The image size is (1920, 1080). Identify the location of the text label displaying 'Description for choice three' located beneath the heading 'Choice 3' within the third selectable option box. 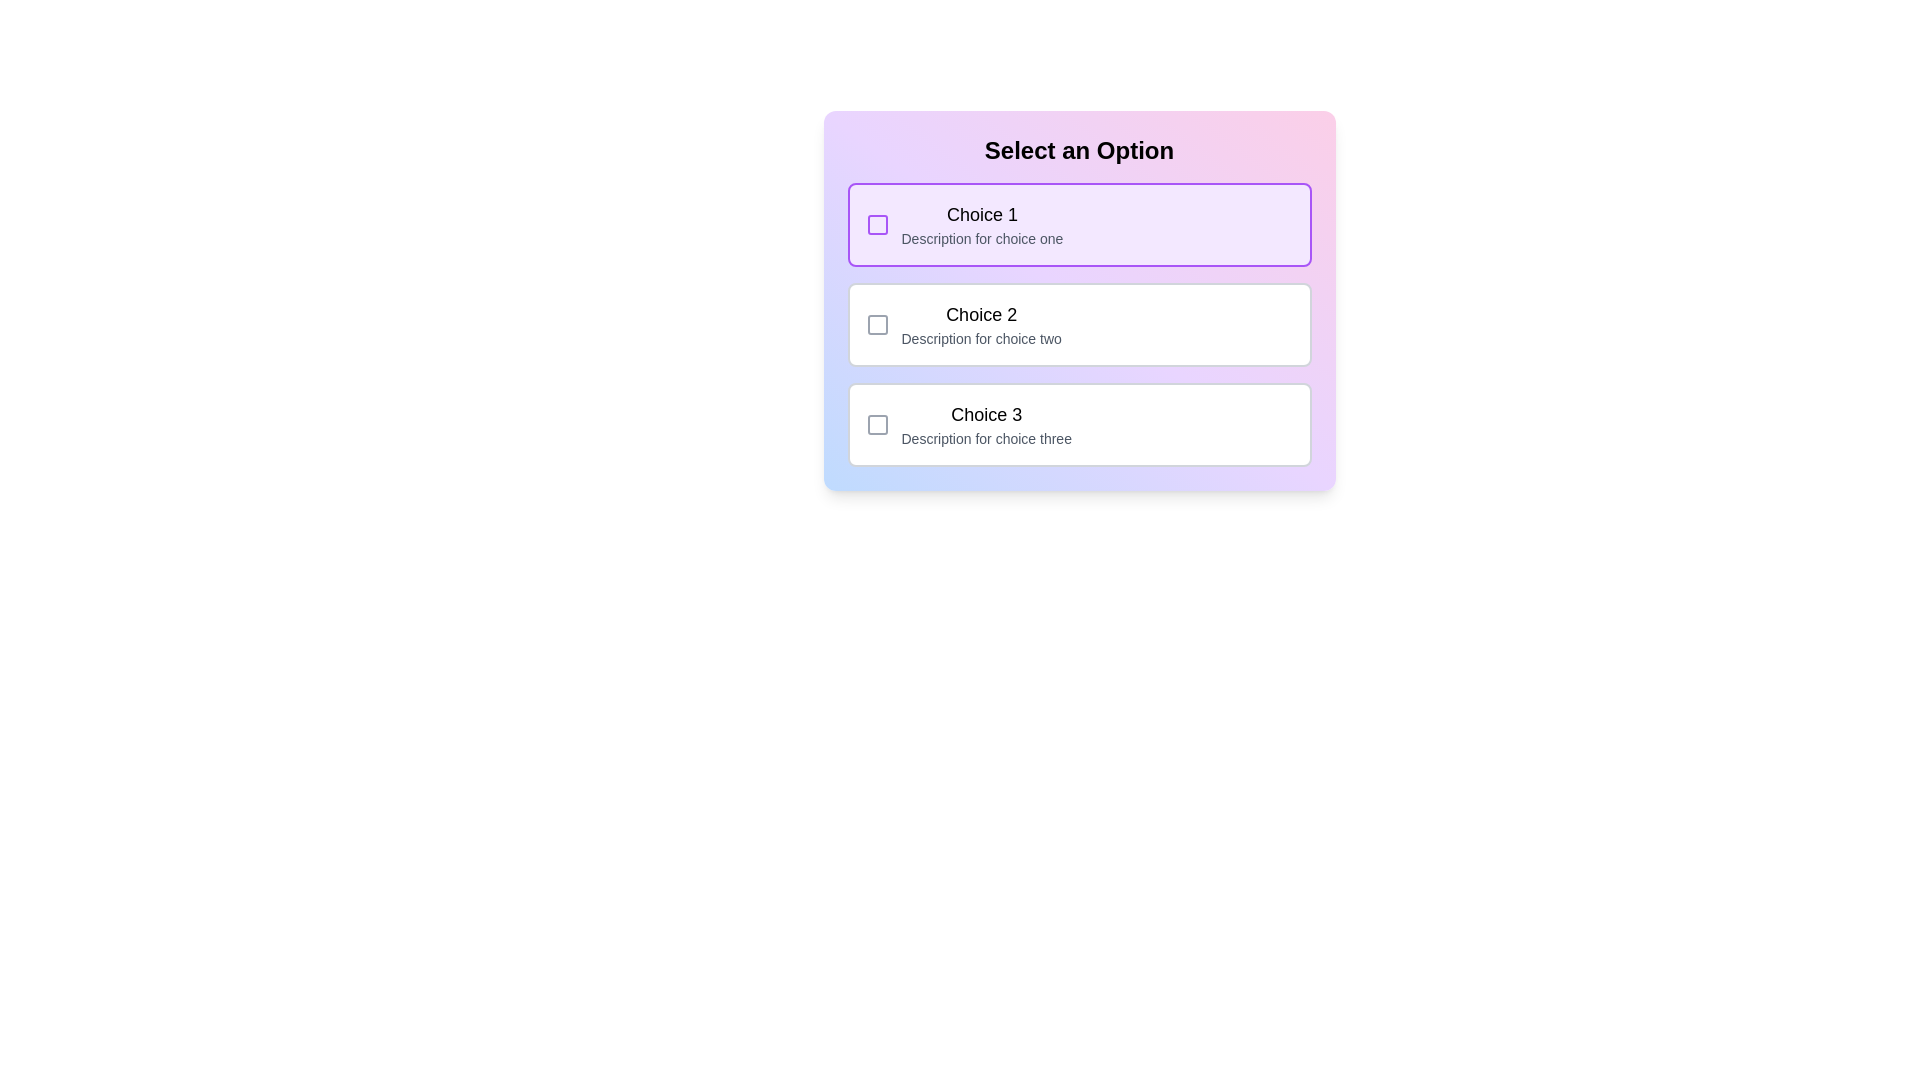
(986, 438).